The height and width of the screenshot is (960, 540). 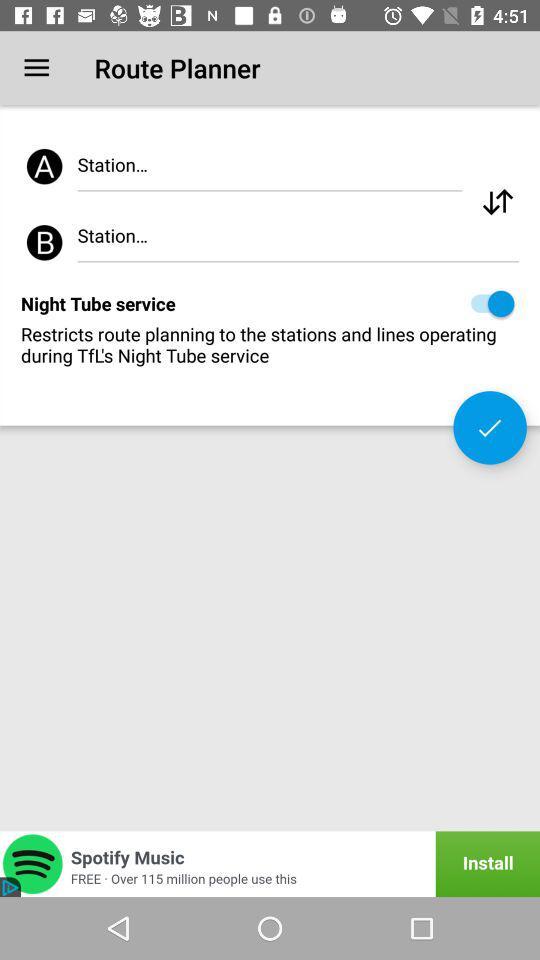 I want to click on change the radio station, so click(x=496, y=202).